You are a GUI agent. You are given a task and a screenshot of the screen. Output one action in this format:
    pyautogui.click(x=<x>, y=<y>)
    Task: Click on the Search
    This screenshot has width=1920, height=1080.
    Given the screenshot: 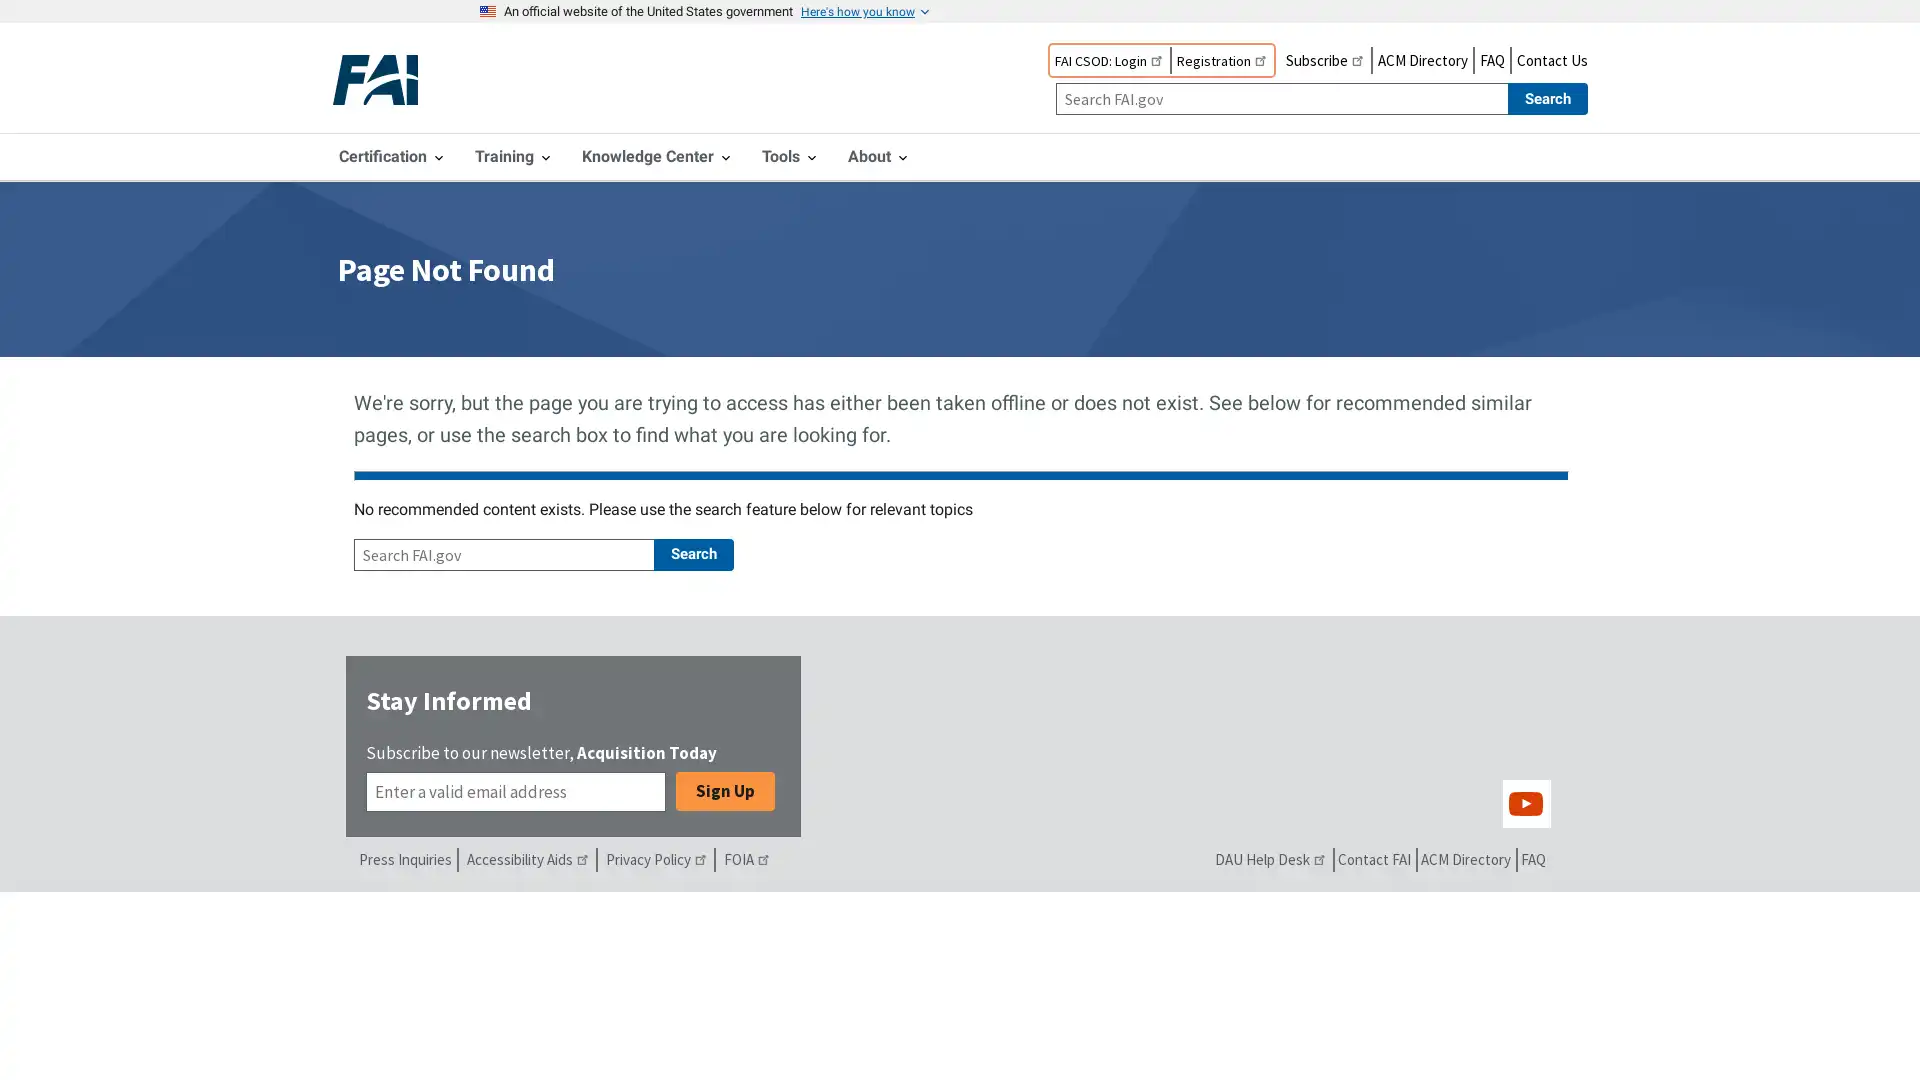 What is the action you would take?
    pyautogui.click(x=1545, y=99)
    